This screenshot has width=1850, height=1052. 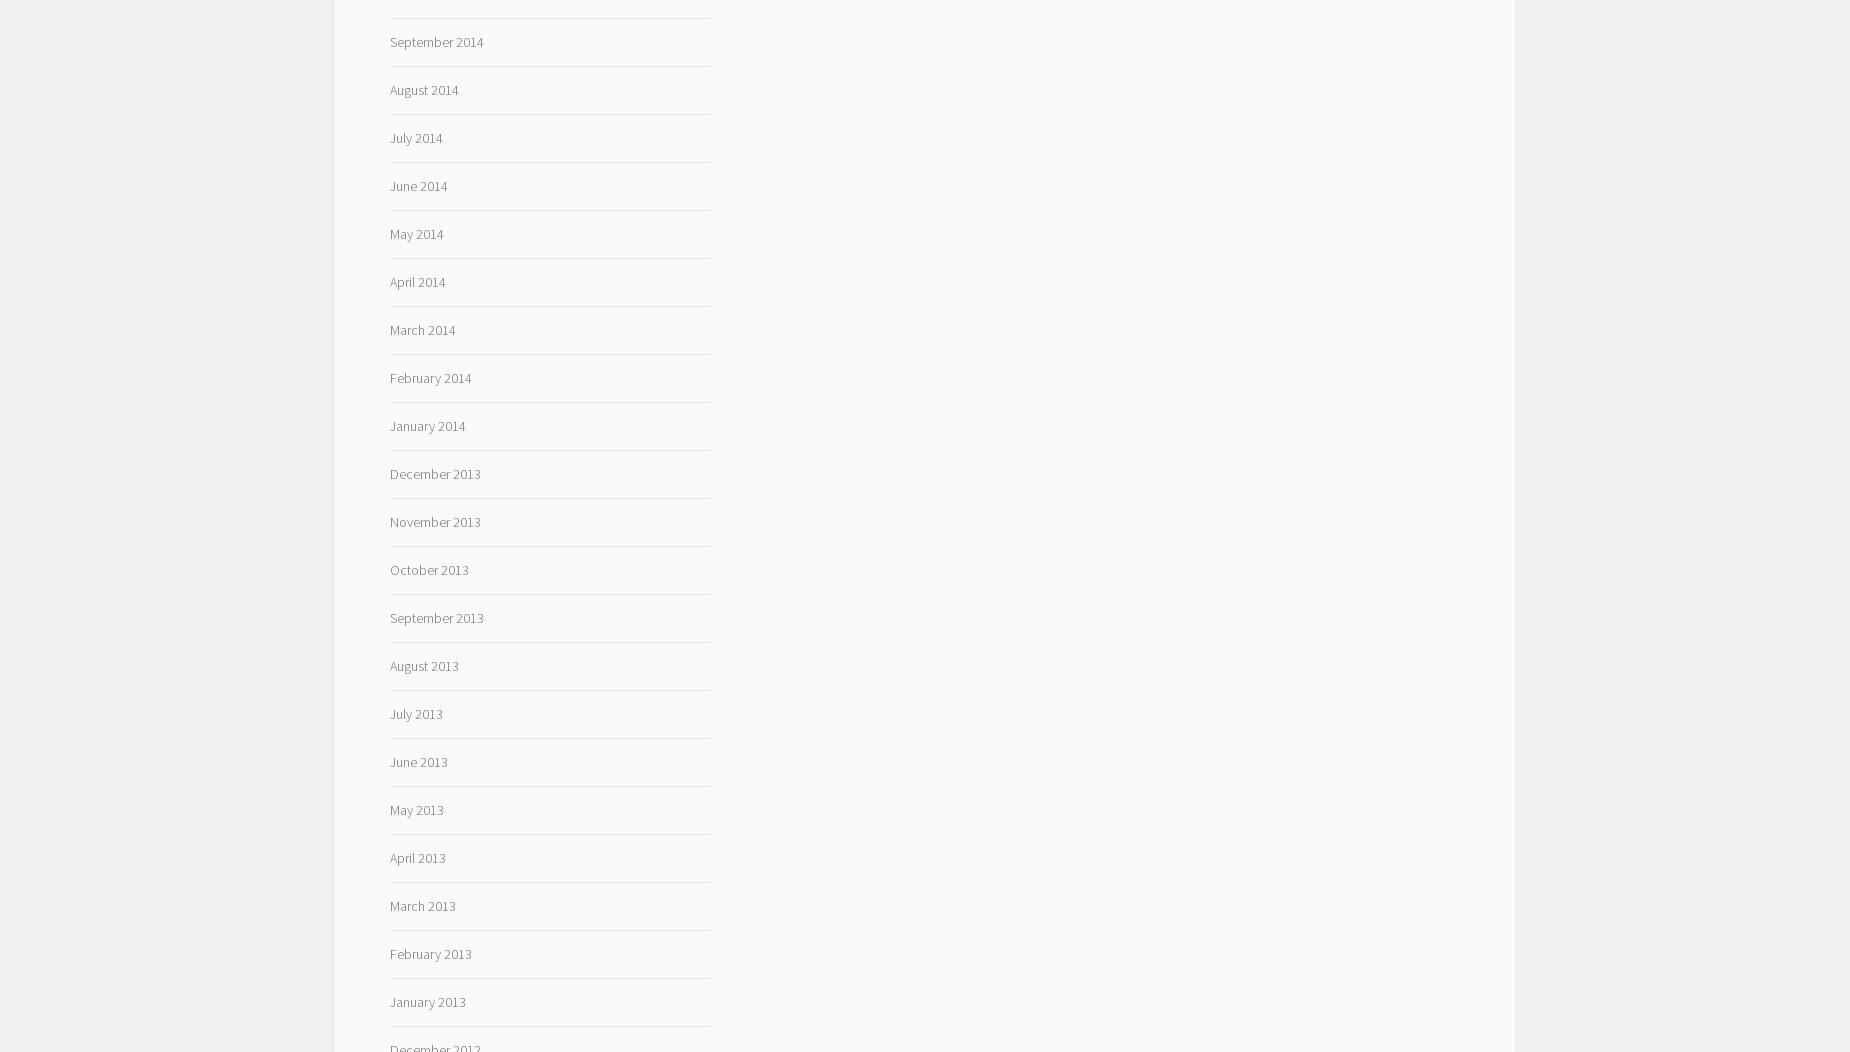 I want to click on 'October 2013', so click(x=427, y=569).